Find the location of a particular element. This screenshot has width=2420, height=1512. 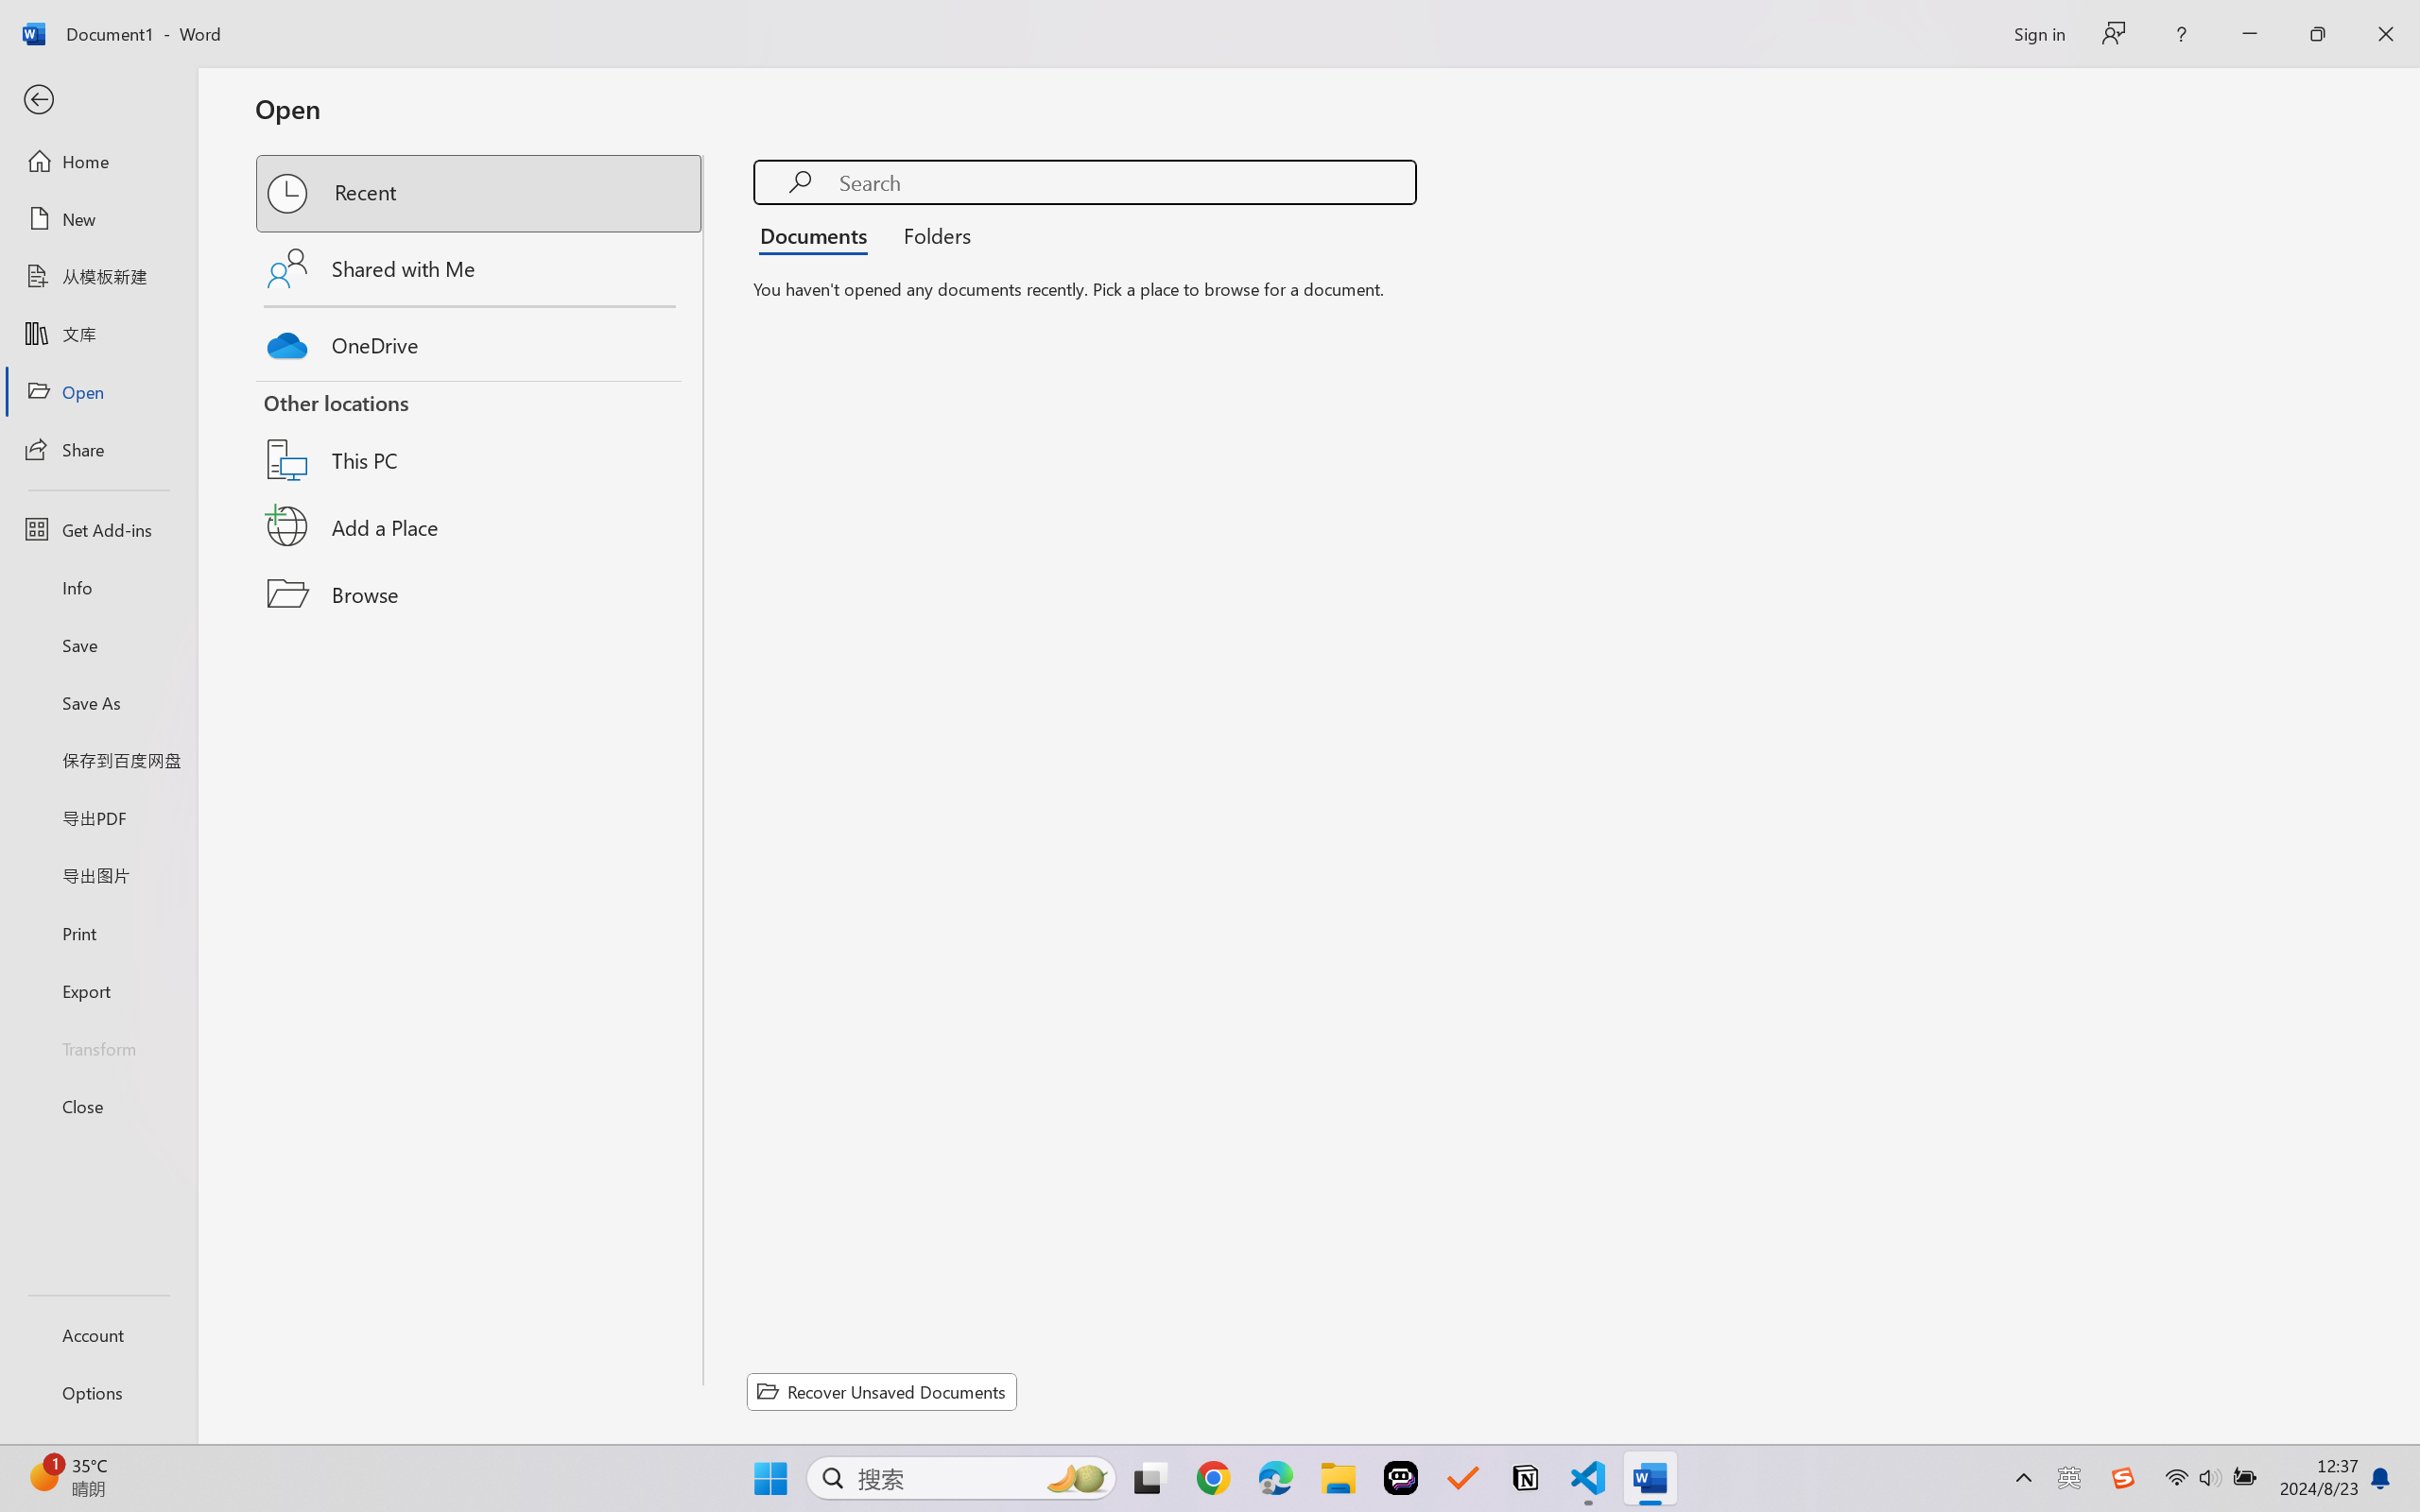

'Account' is located at coordinates (97, 1334).